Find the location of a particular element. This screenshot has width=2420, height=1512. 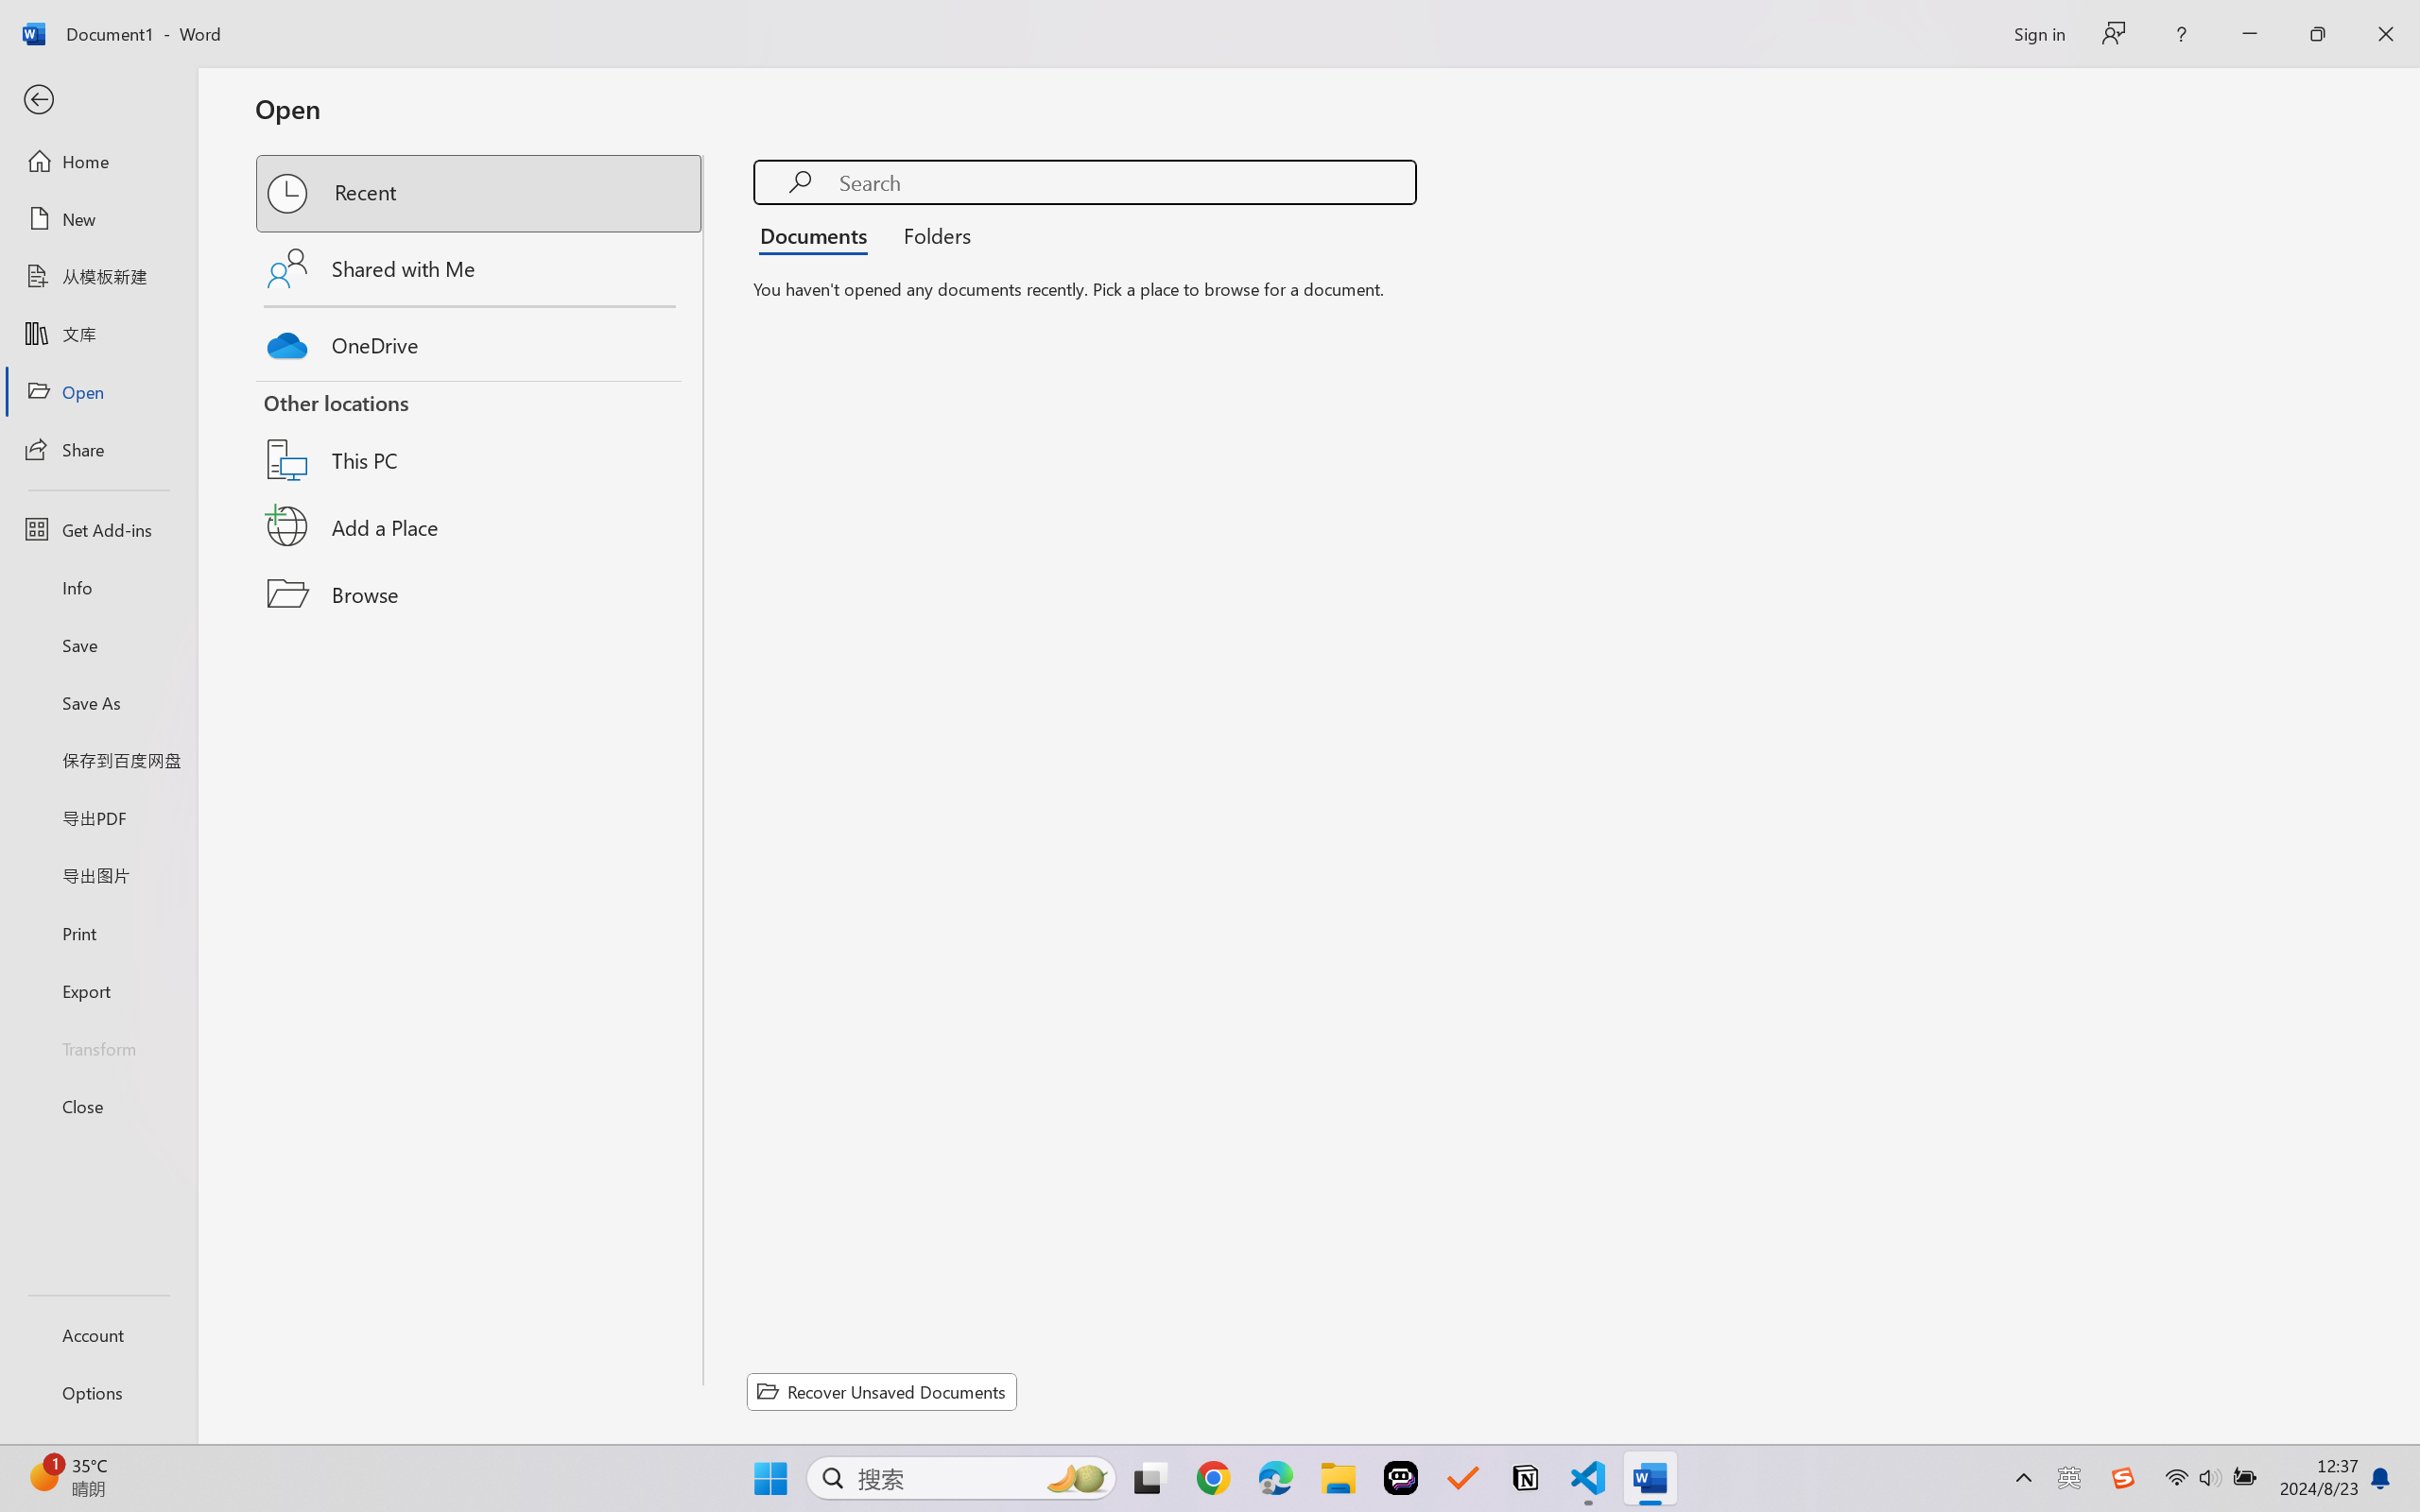

'Account' is located at coordinates (97, 1334).